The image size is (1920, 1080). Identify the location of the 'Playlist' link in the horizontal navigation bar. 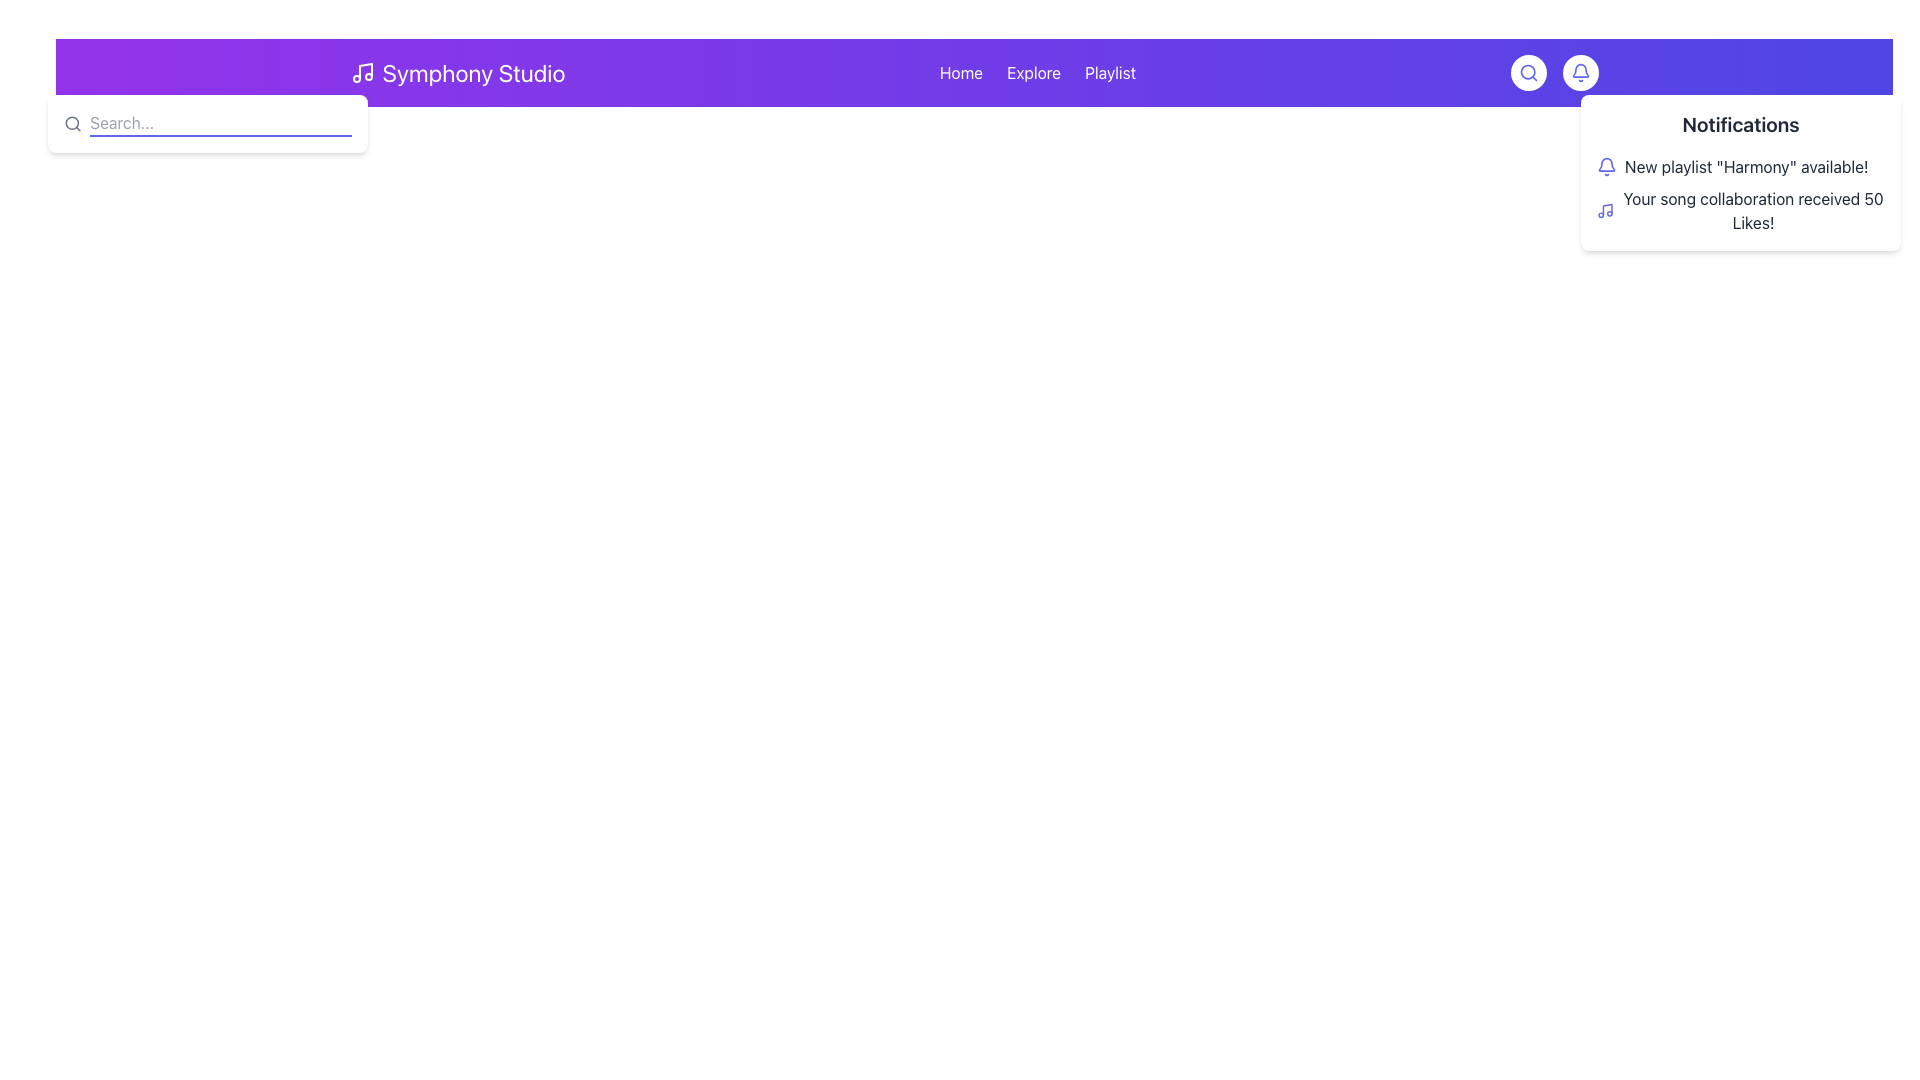
(1109, 72).